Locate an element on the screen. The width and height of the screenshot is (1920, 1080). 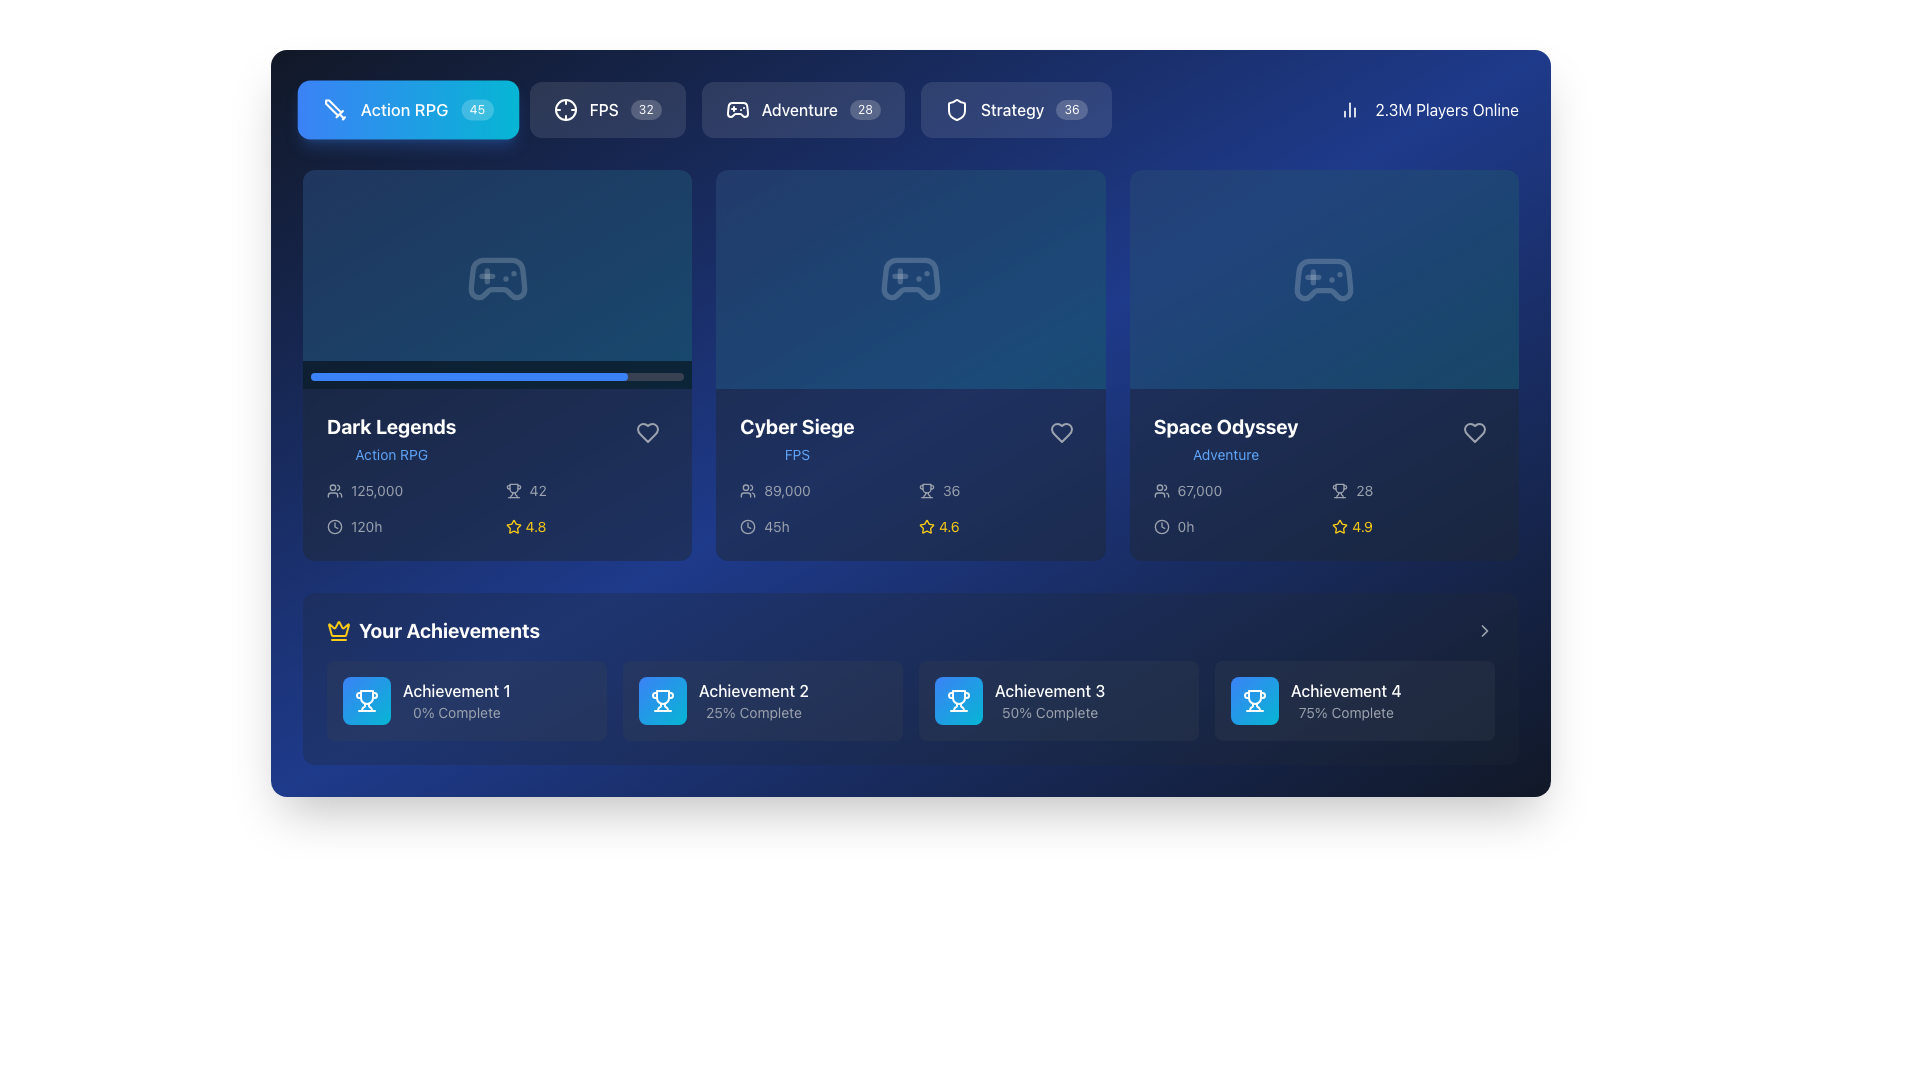
the yellow star icon indicator located at the lower middle-right of the 'Dark Legends' card is located at coordinates (513, 525).